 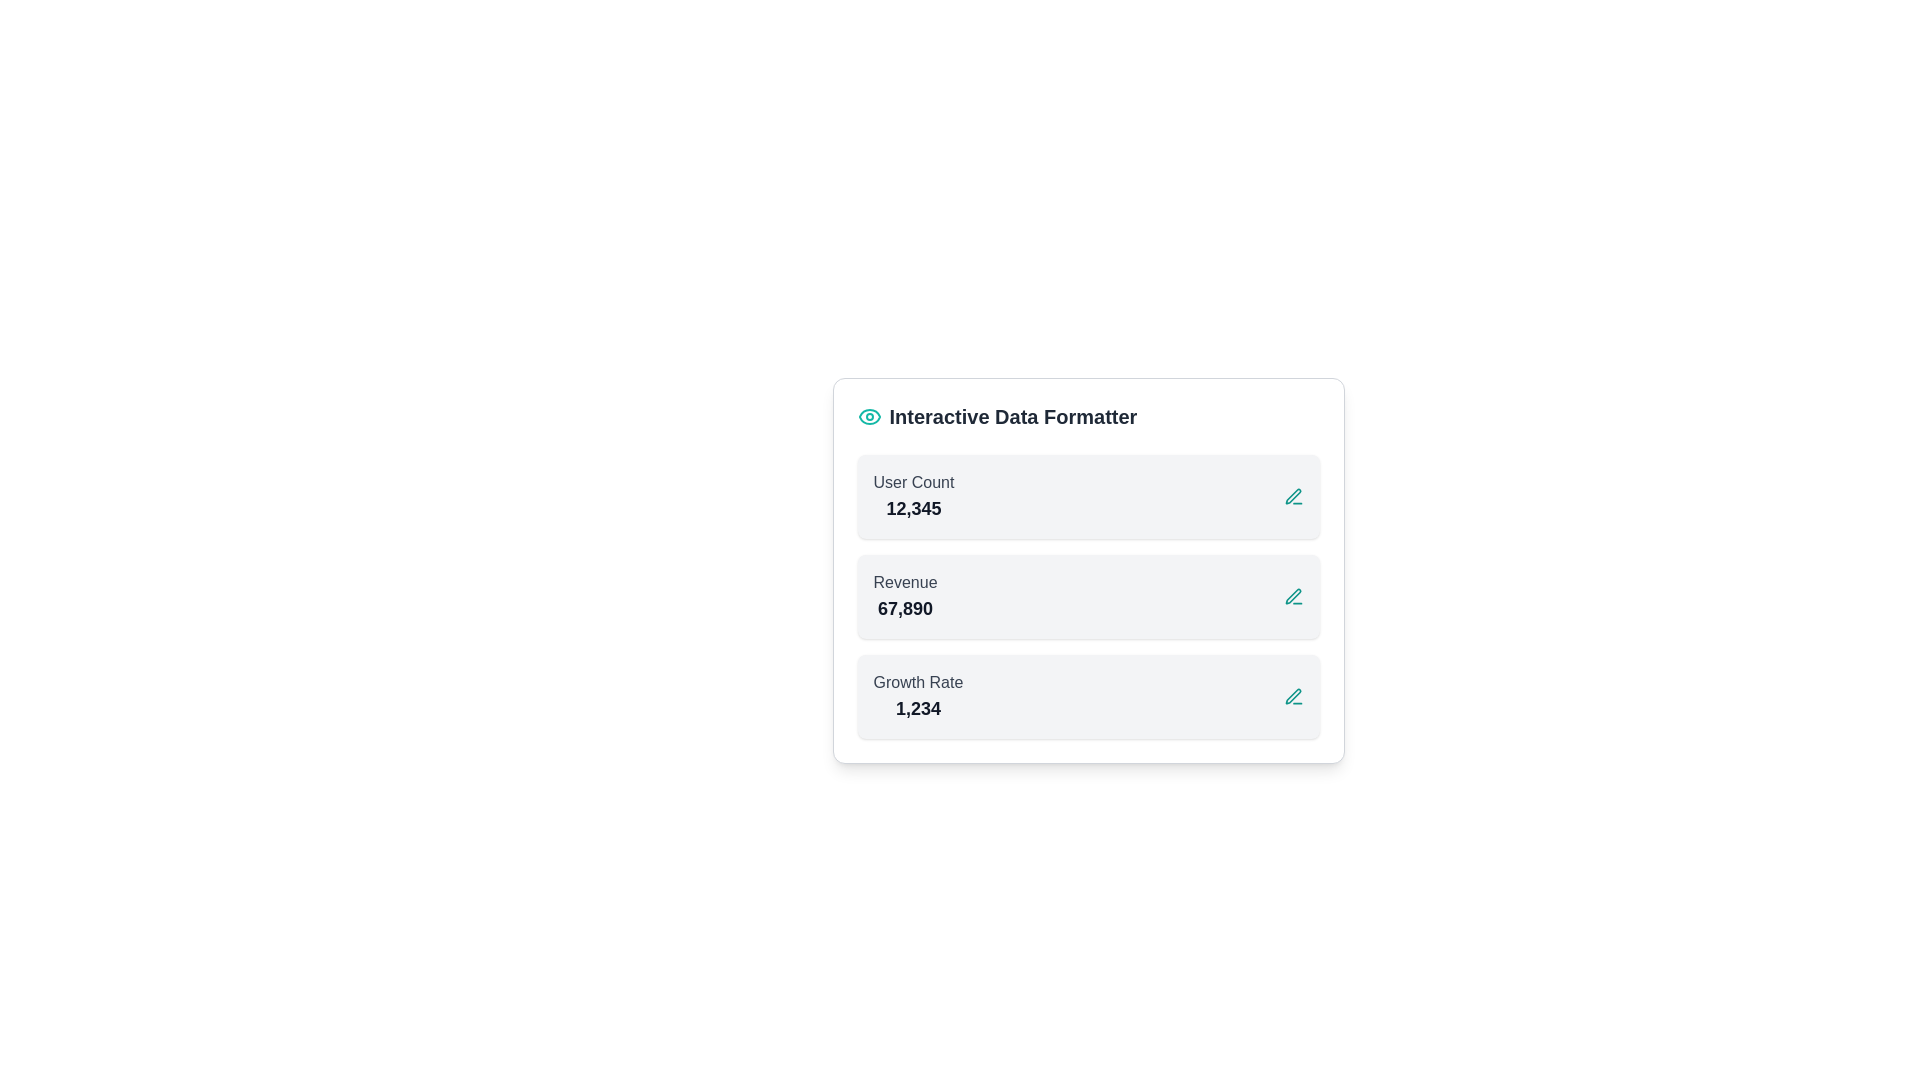 What do you see at coordinates (1087, 596) in the screenshot?
I see `the revenue metric statistical display card, which is the second card in a vertical stack of three cards, positioned below the 'User Count' card and above the 'Growth Rate' card` at bounding box center [1087, 596].